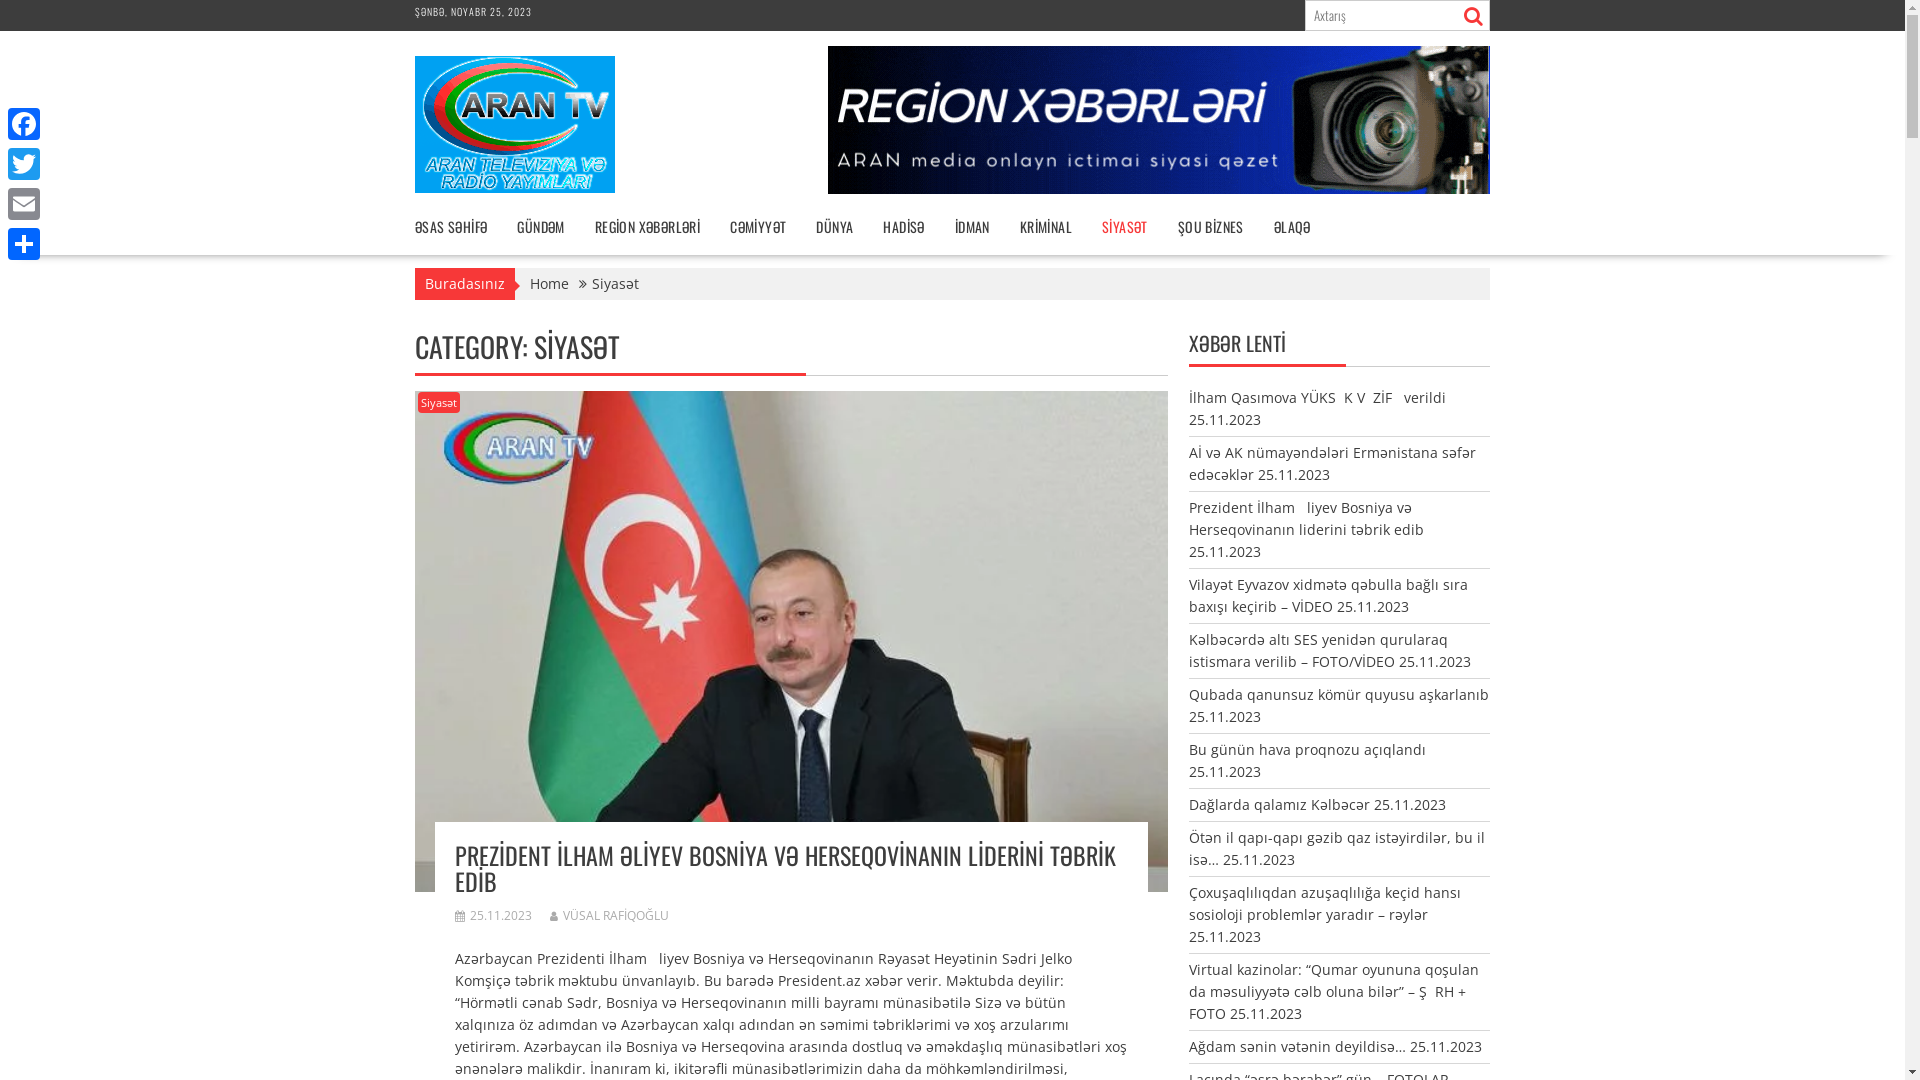  I want to click on 'Share', so click(4, 242).